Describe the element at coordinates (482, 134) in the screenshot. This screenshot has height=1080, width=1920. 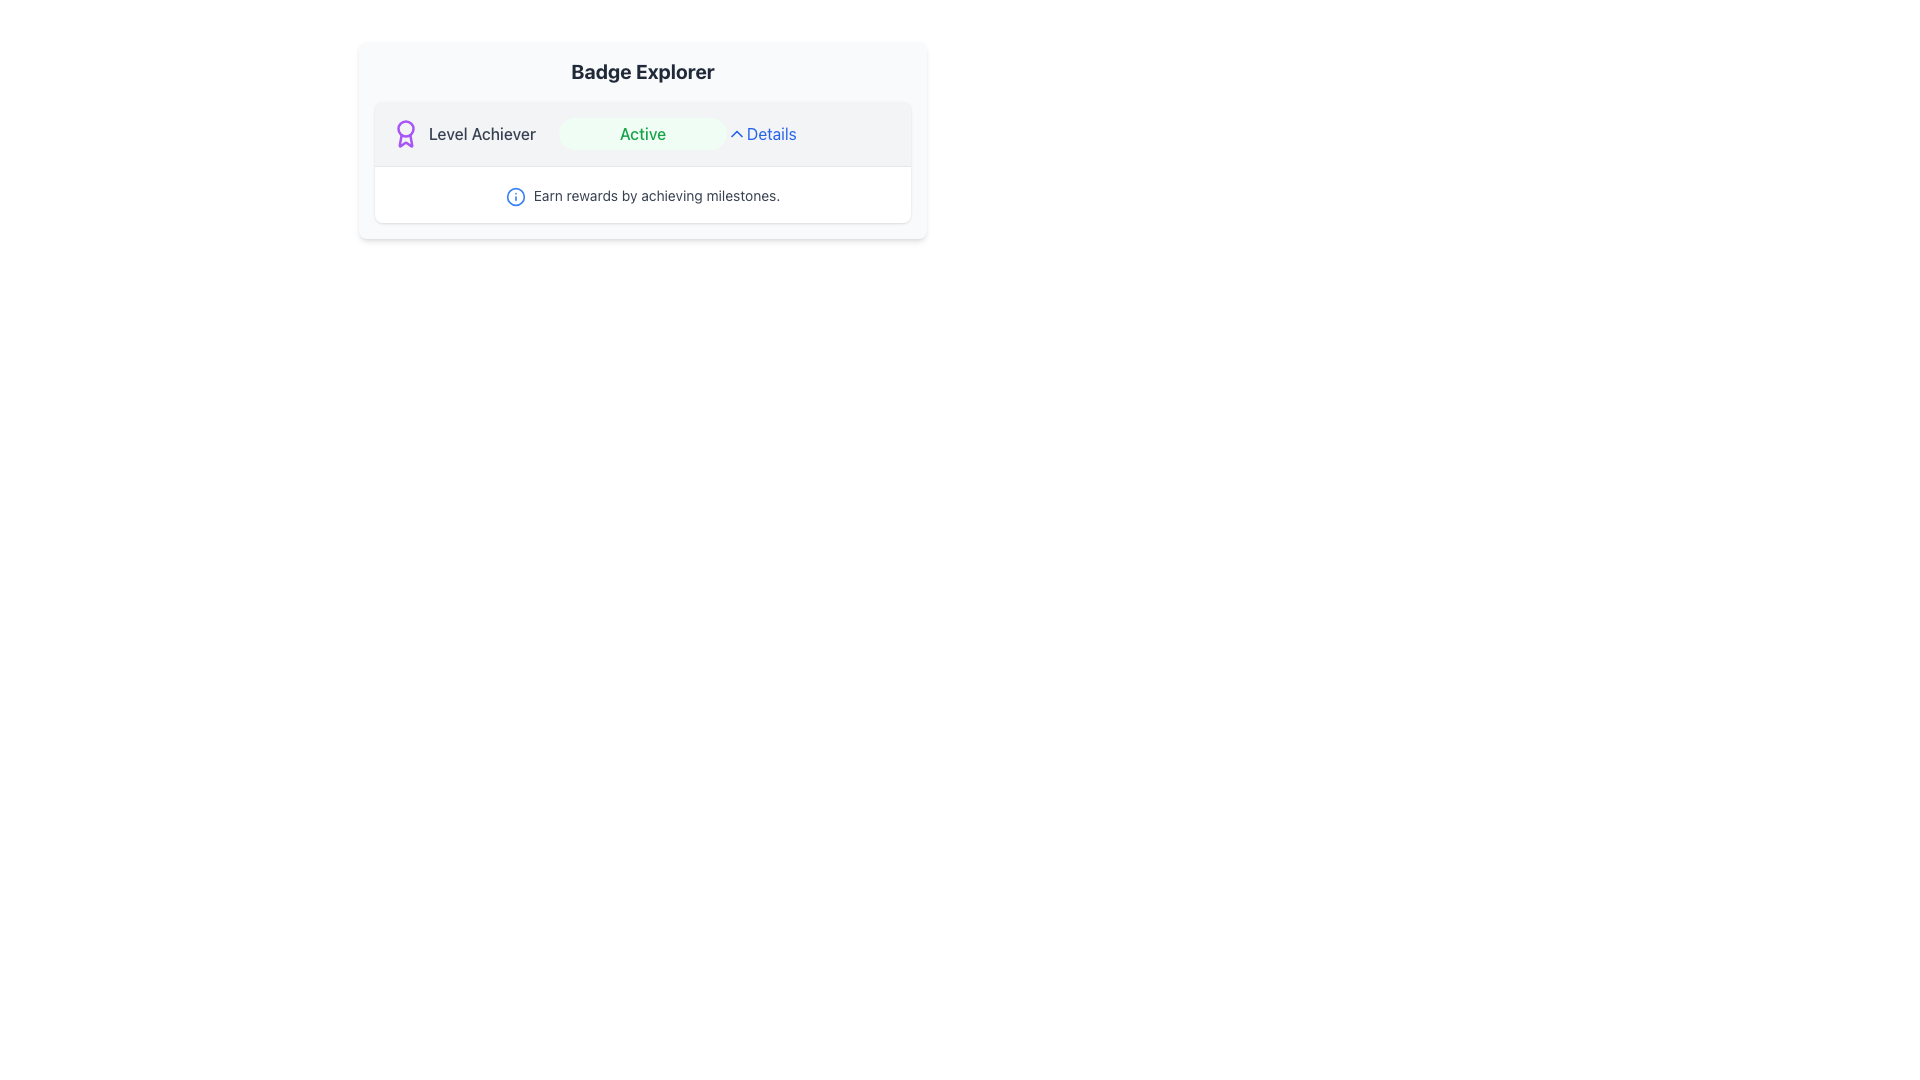
I see `the text label reading 'Level Achiever' which is styled with medium font weight and gray coloring, located next to a purple award icon in the 'Badge Explorer' box` at that location.